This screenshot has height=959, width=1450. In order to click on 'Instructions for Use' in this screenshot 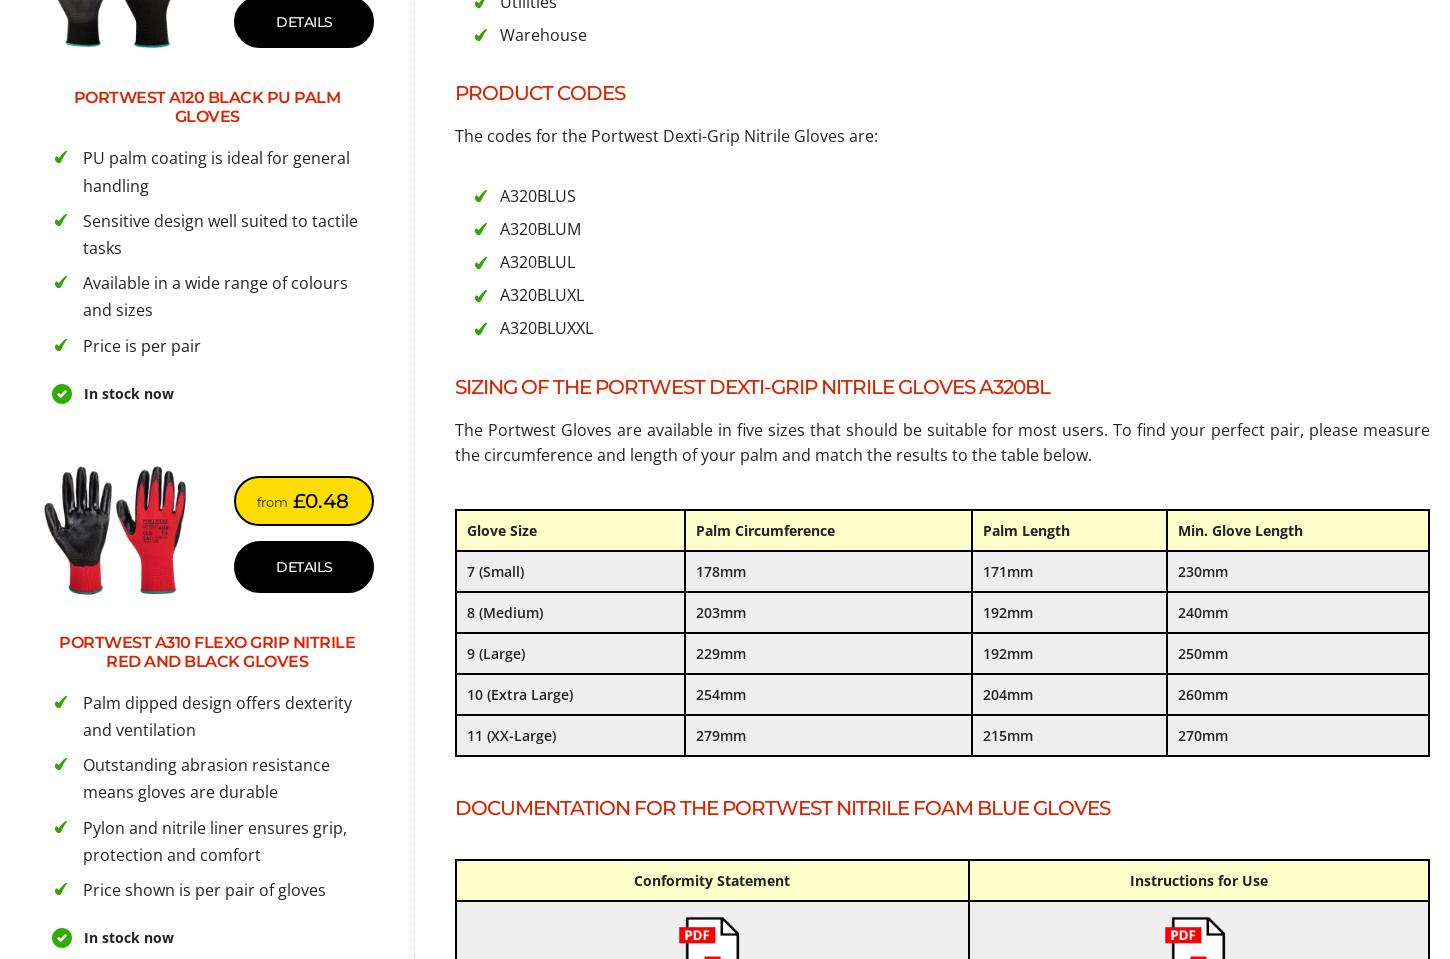, I will do `click(1196, 878)`.